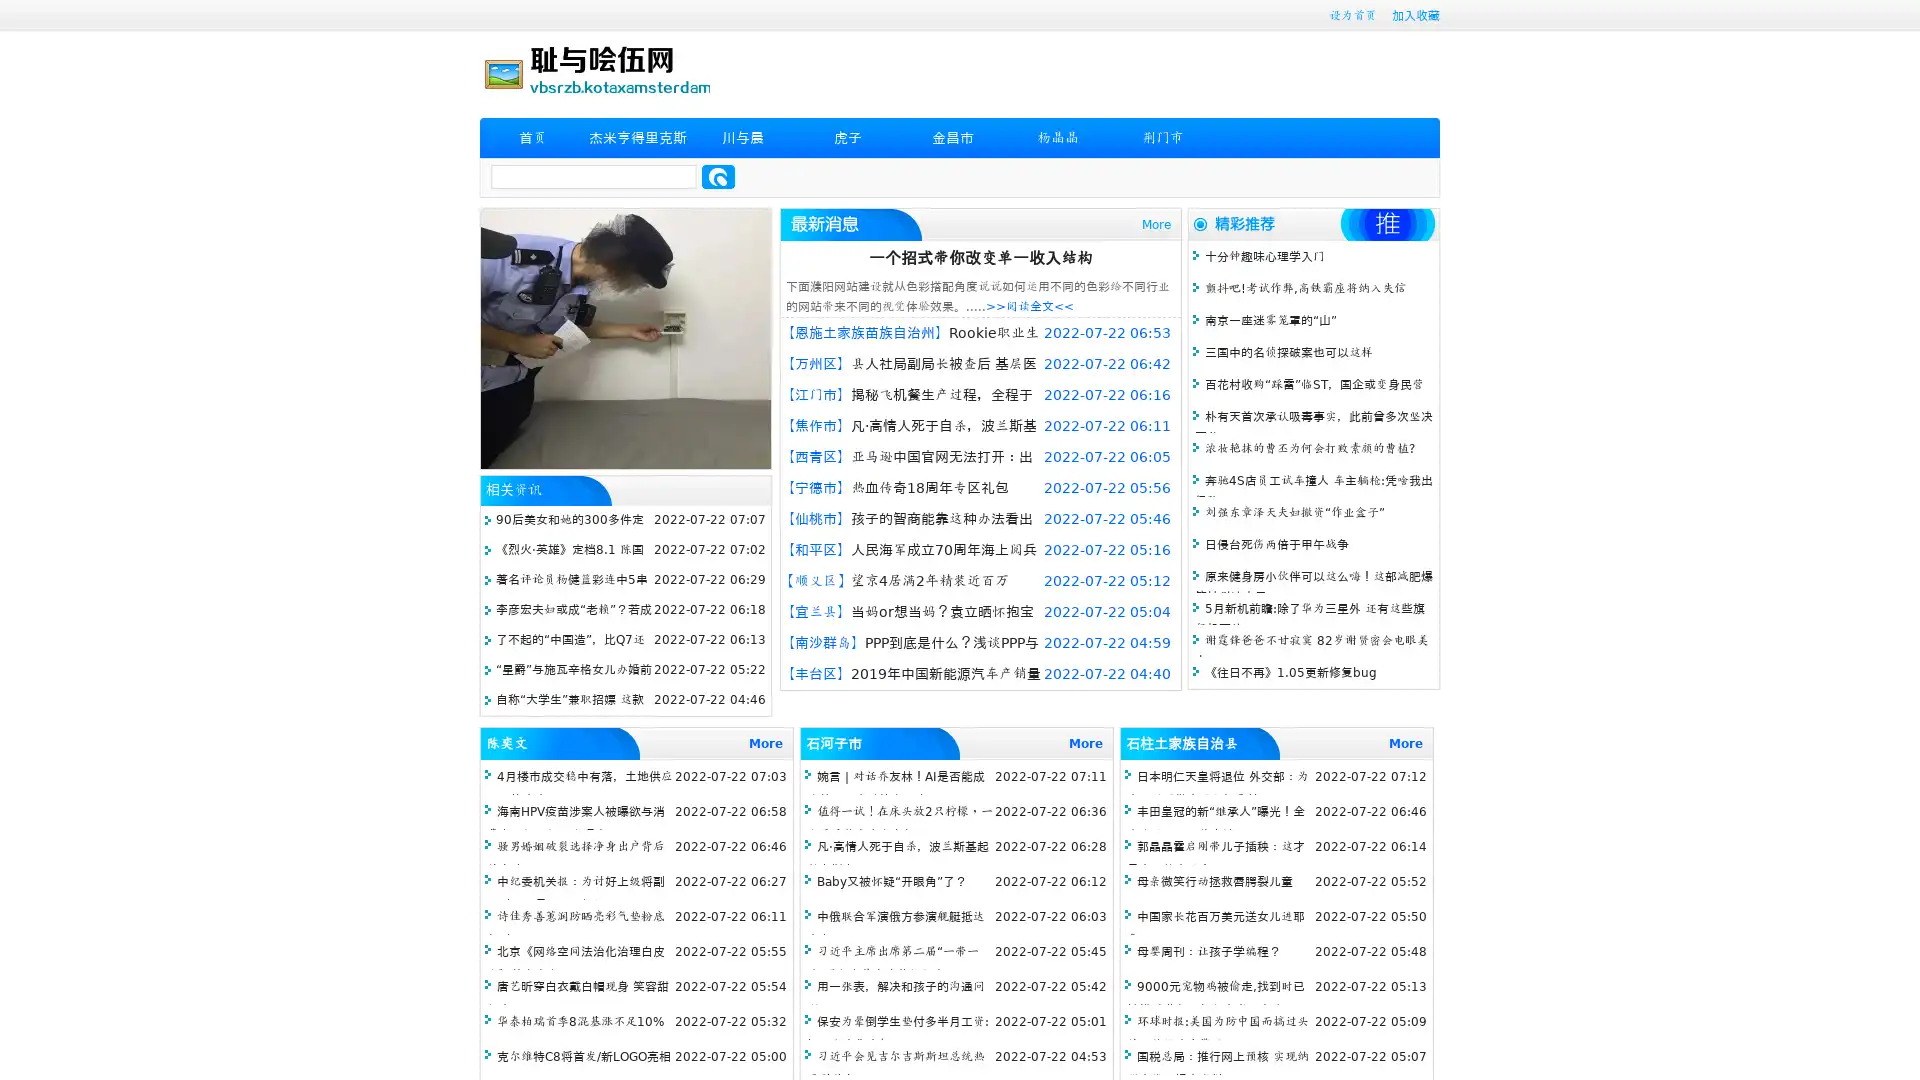 The width and height of the screenshot is (1920, 1080). Describe the element at coordinates (718, 176) in the screenshot. I see `Search` at that location.